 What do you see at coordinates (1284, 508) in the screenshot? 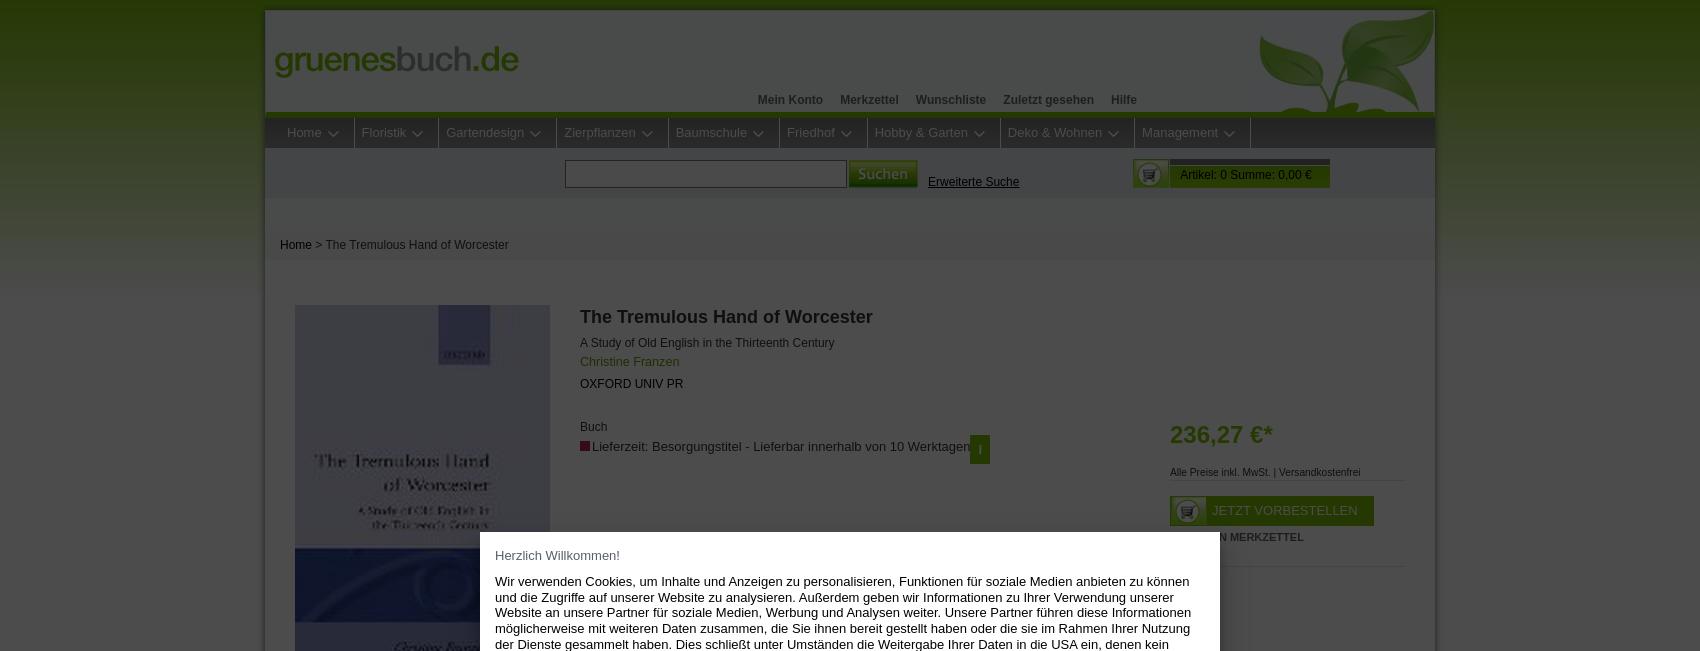
I see `'Jetzt vorbestellen'` at bounding box center [1284, 508].